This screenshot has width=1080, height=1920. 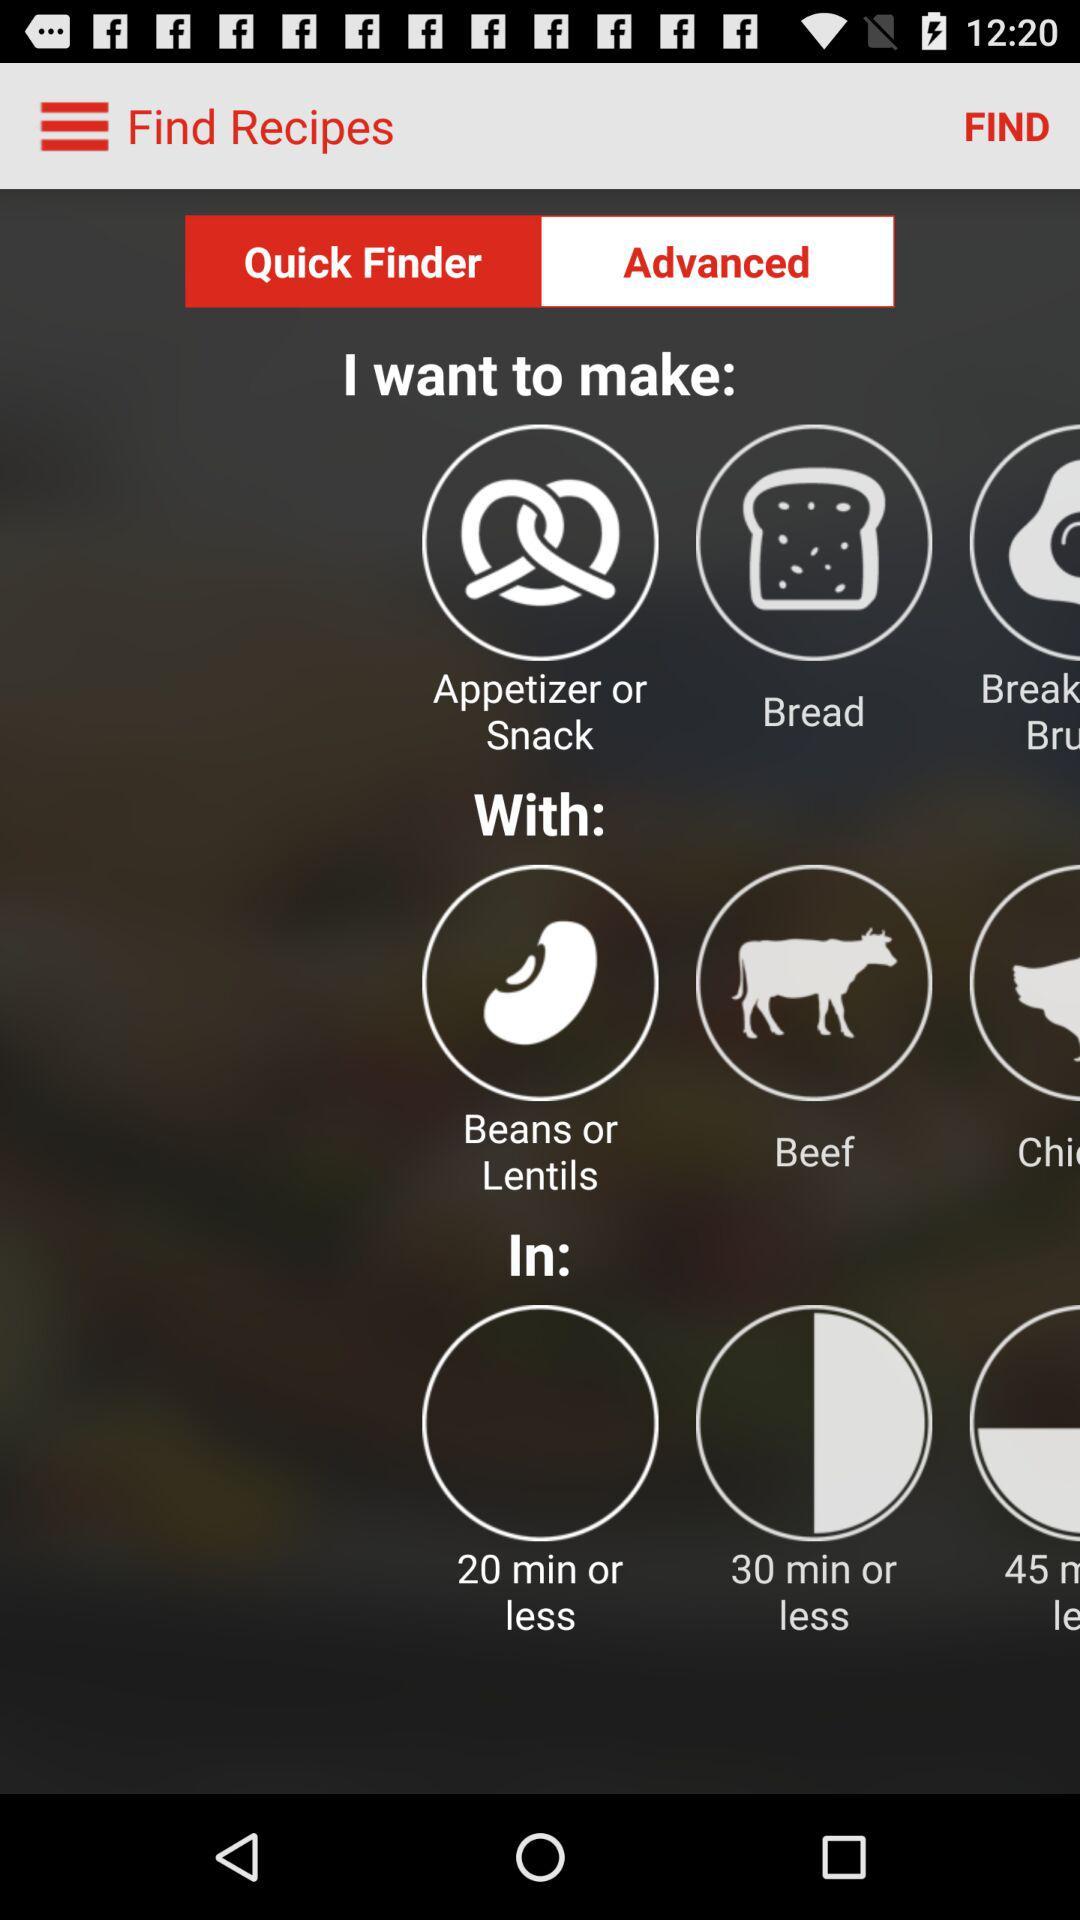 I want to click on the item below the find recipes, so click(x=362, y=260).